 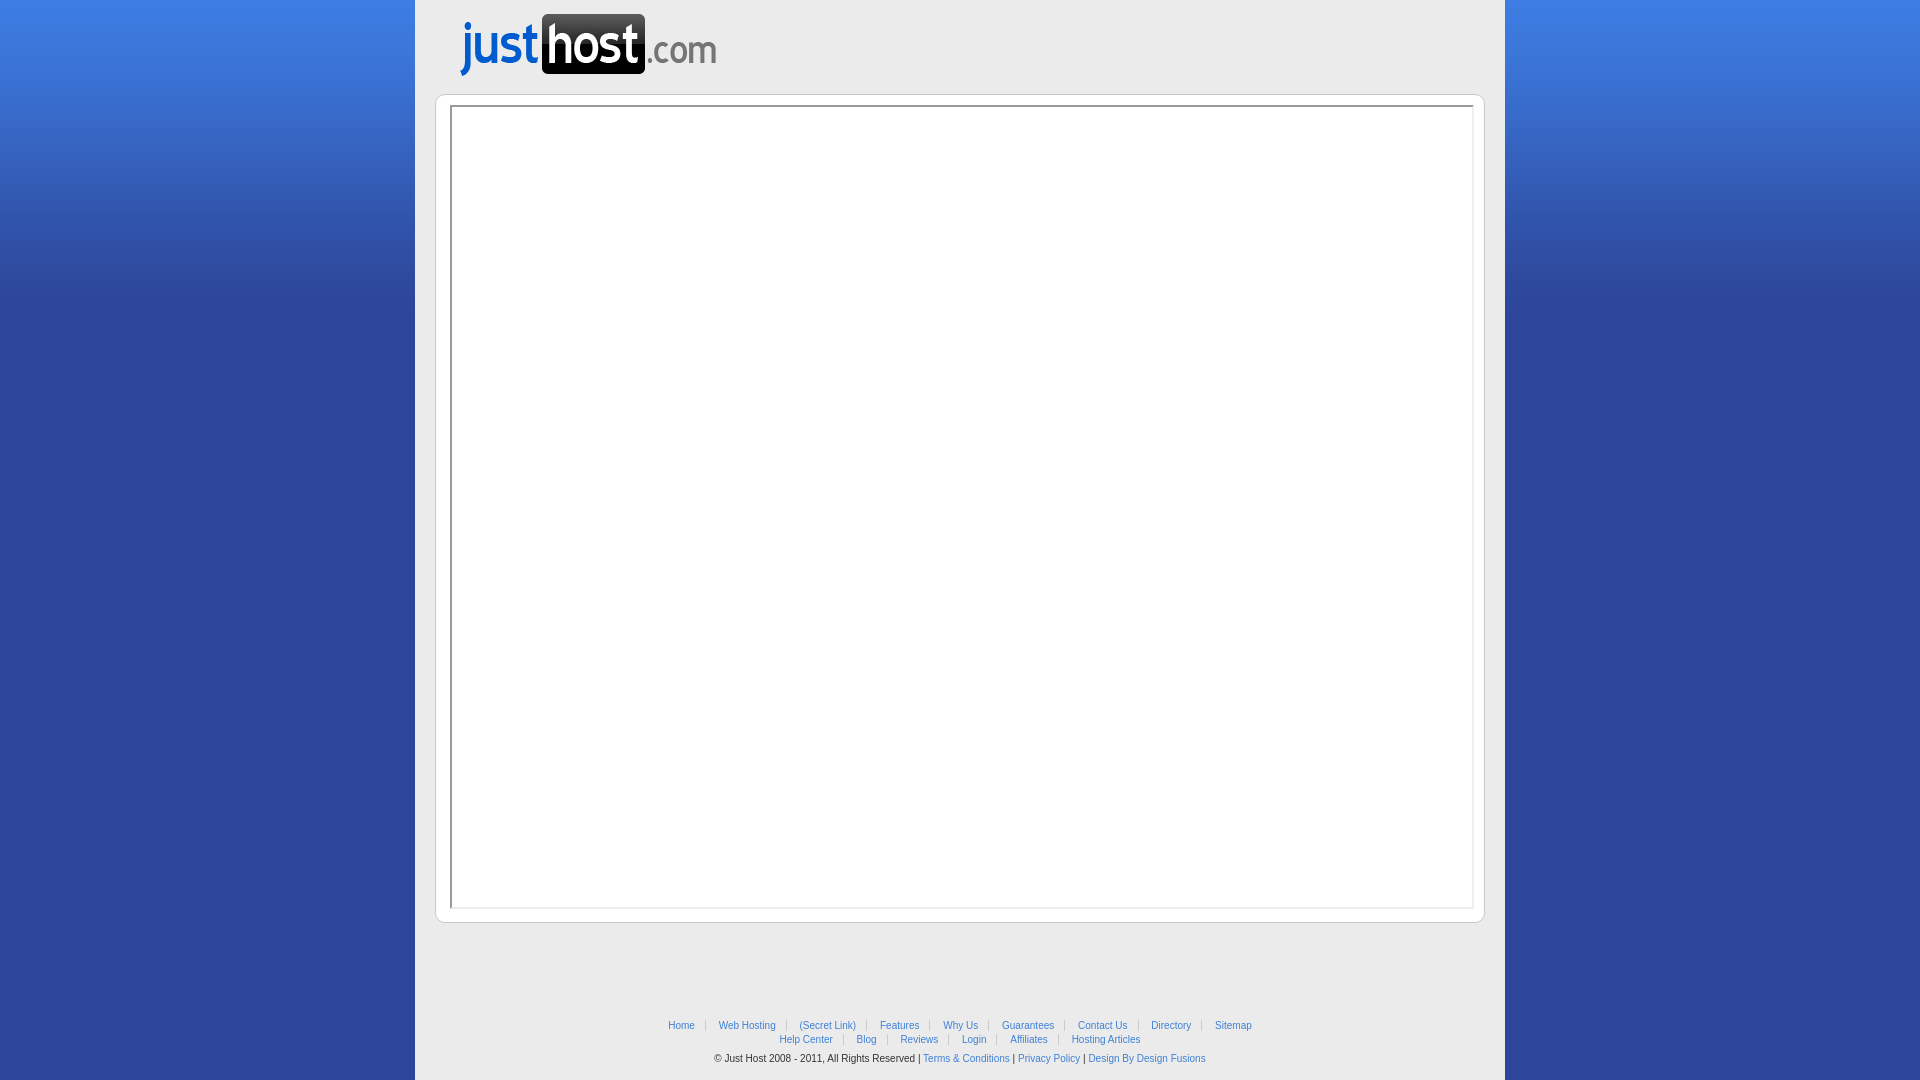 I want to click on 'Web Hosting', so click(x=746, y=1025).